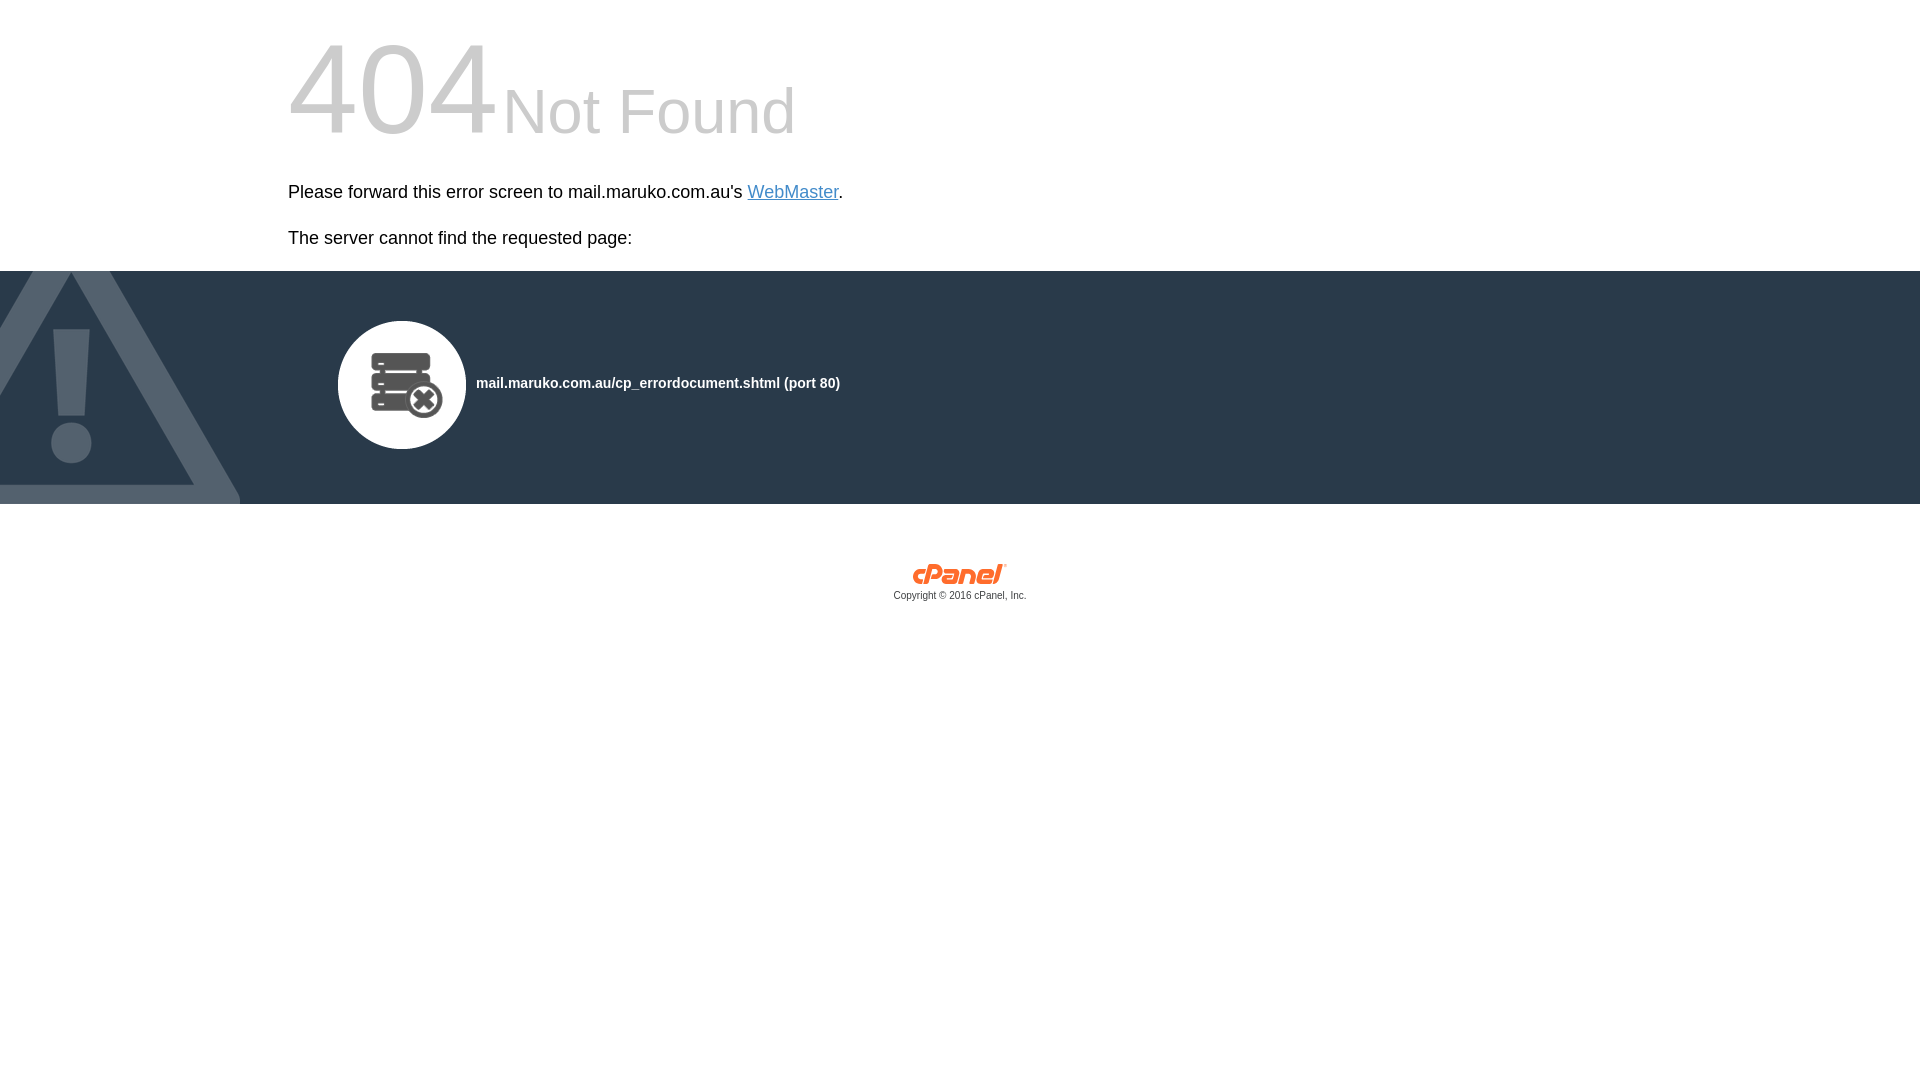 Image resolution: width=1920 pixels, height=1080 pixels. I want to click on 'WebMaster', so click(792, 192).